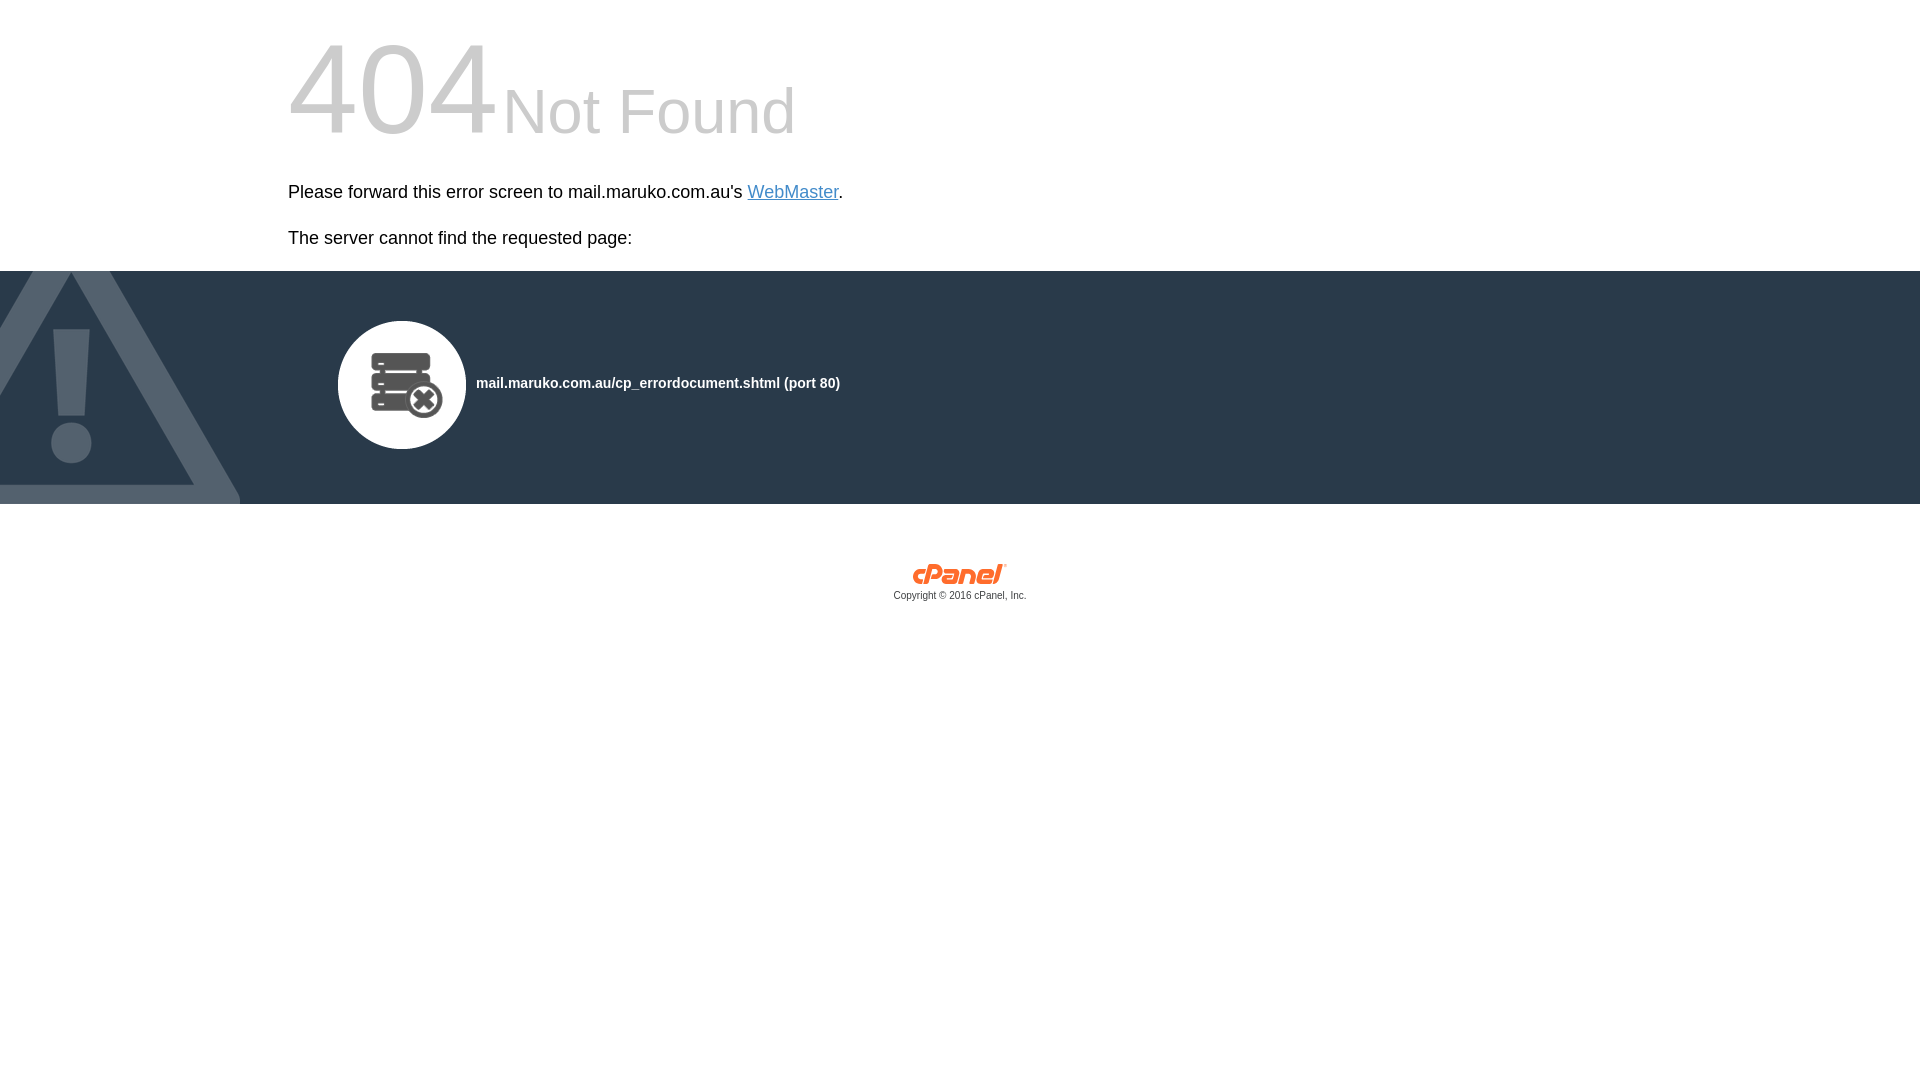 Image resolution: width=1920 pixels, height=1080 pixels. I want to click on 'WebMaster', so click(792, 192).